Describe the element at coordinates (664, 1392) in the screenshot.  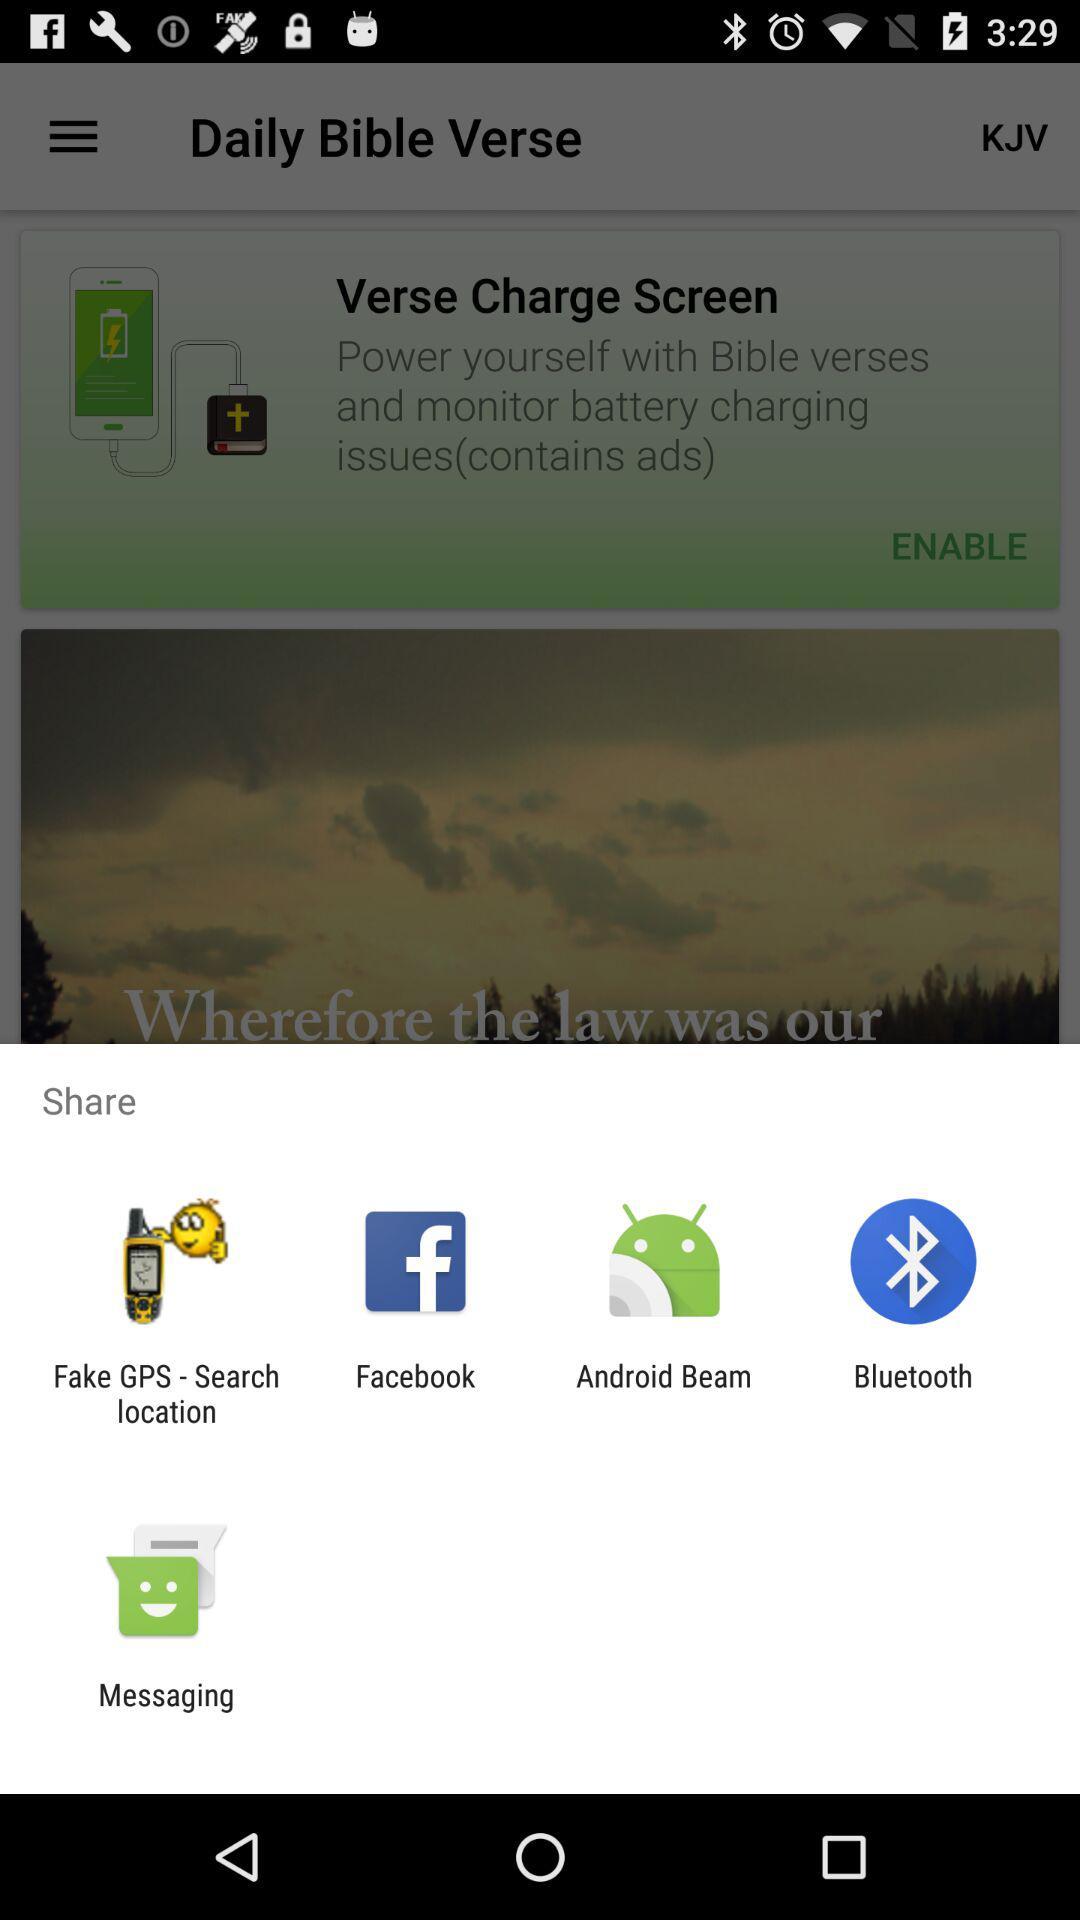
I see `icon next to facebook` at that location.